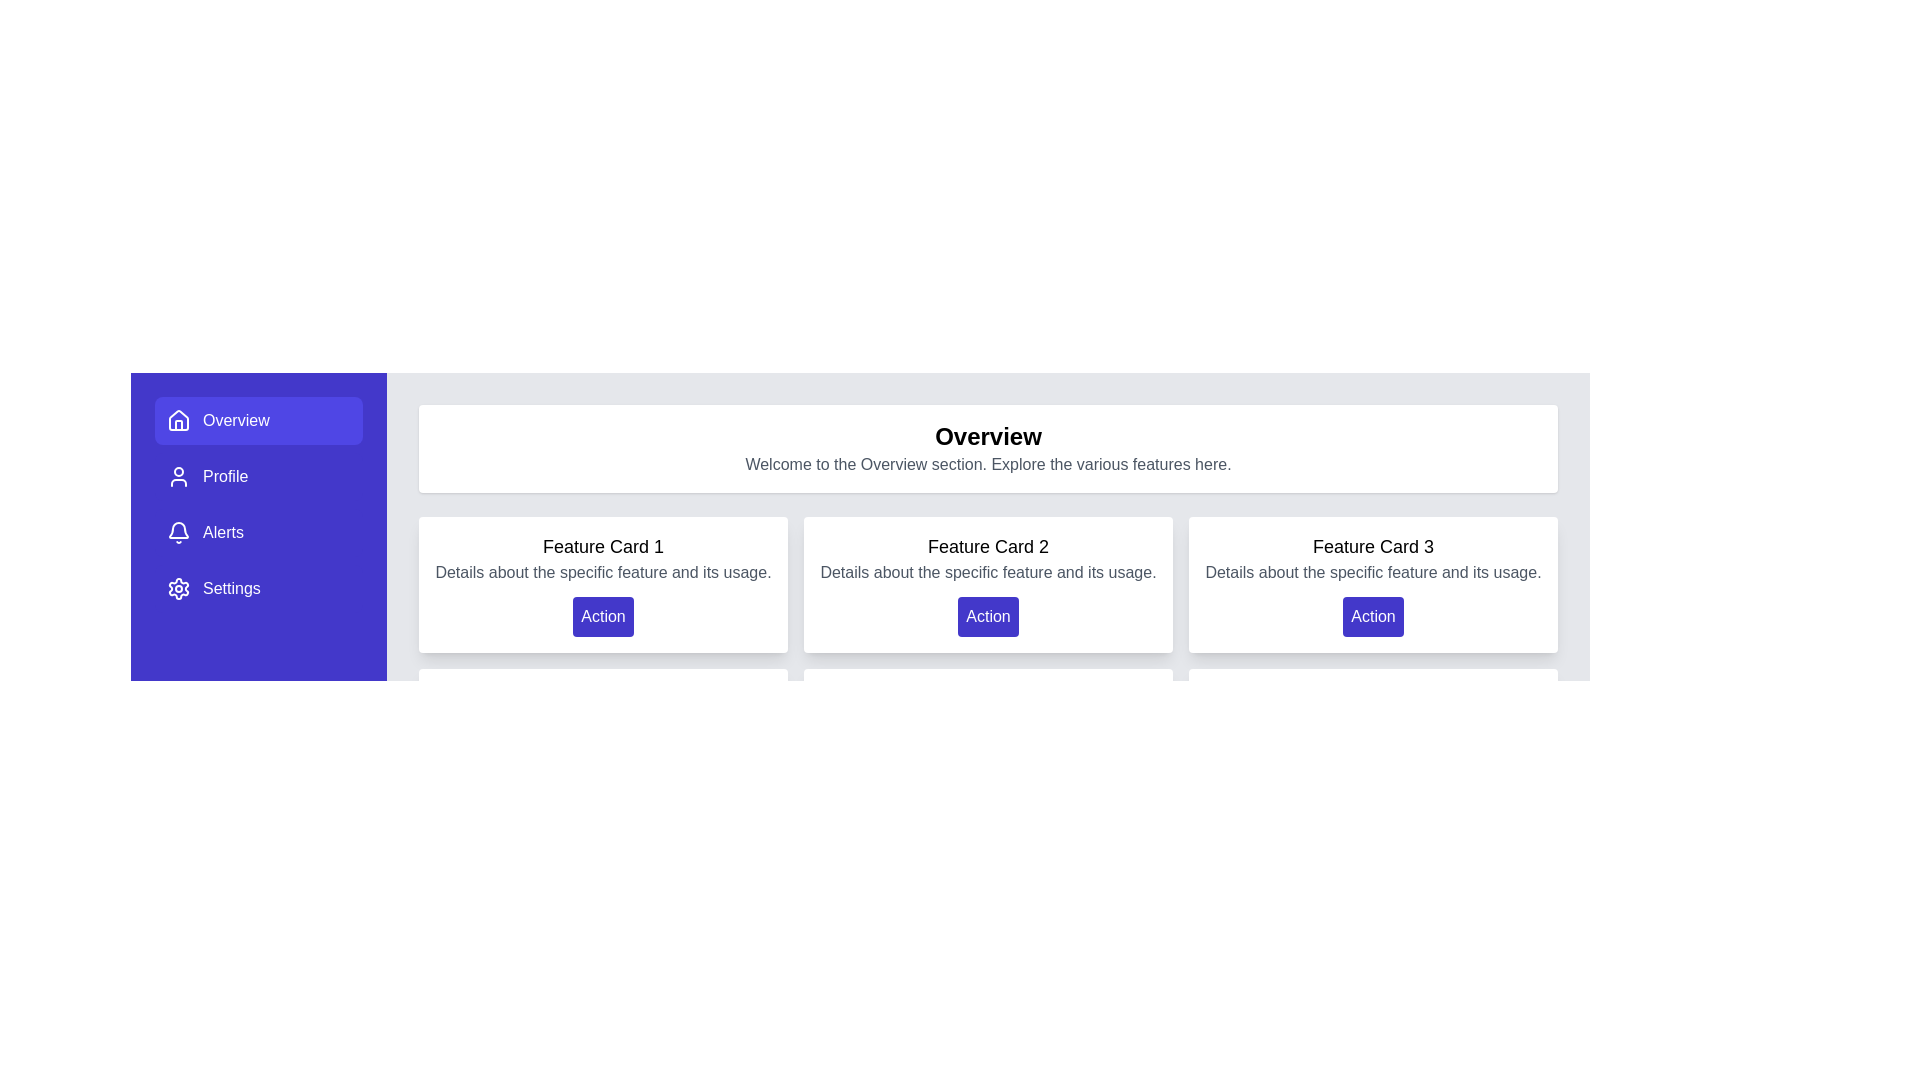 The image size is (1920, 1080). Describe the element at coordinates (178, 477) in the screenshot. I see `the user profile icon located in the vertical navigation menu on the far left side, which is styled with thin strokes against a dark purple background and is the second item in the list of navigation items` at that location.